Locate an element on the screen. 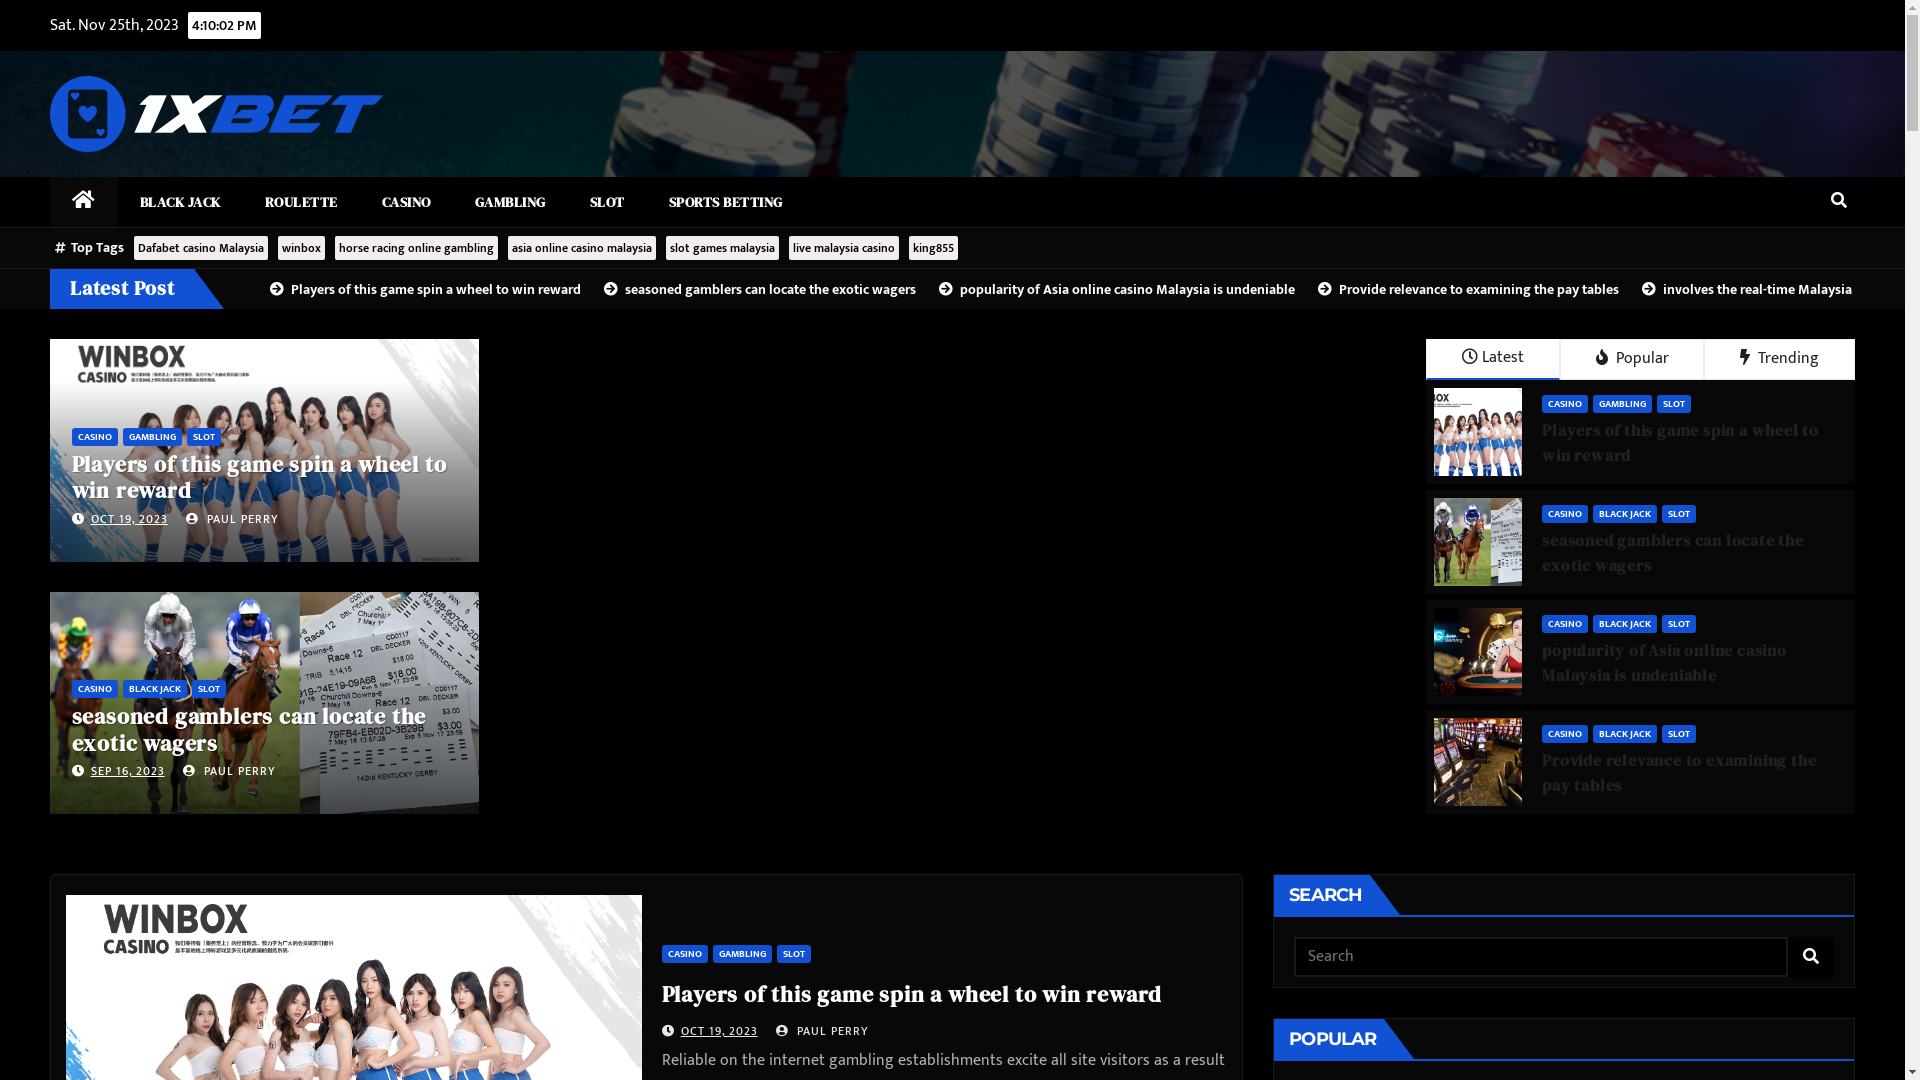 Image resolution: width=1920 pixels, height=1080 pixels. 'Players of this game spin a wheel to win reward' is located at coordinates (416, 289).